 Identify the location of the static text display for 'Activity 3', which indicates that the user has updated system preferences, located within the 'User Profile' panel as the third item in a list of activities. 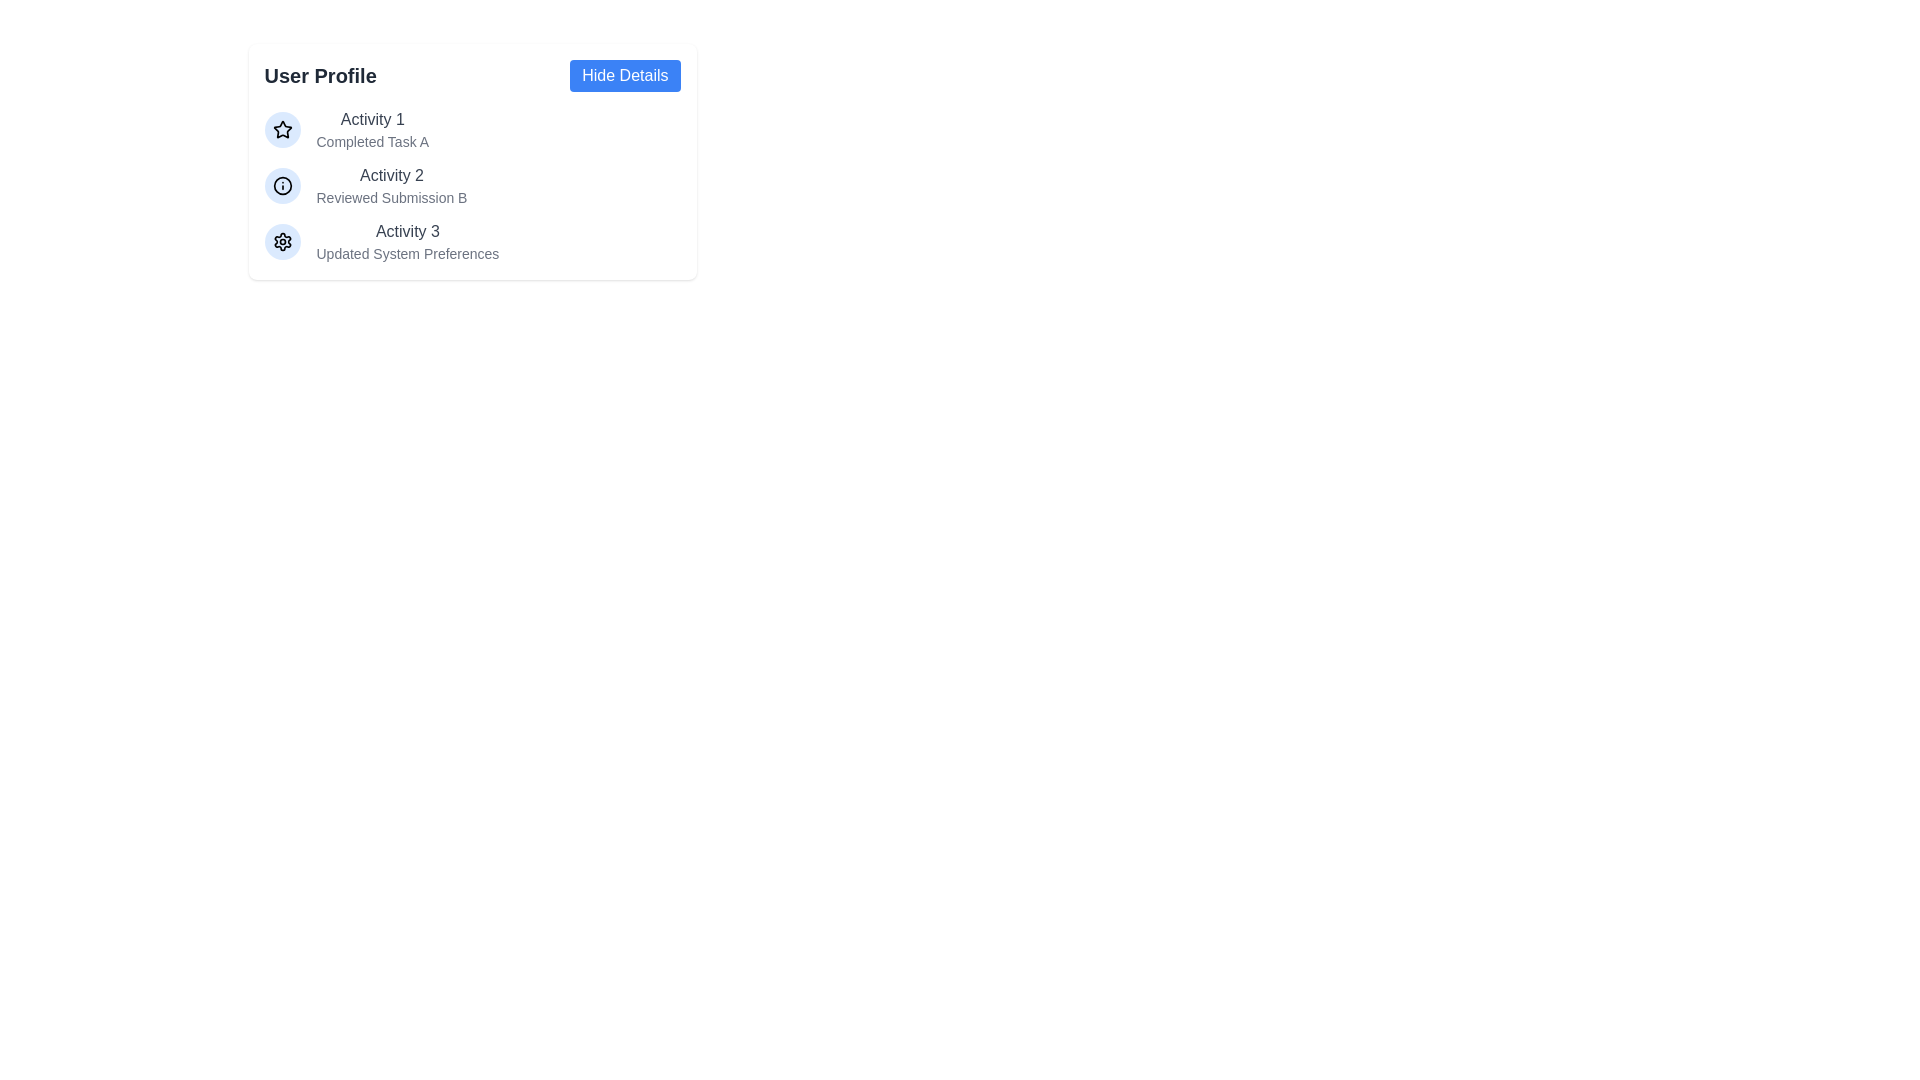
(407, 241).